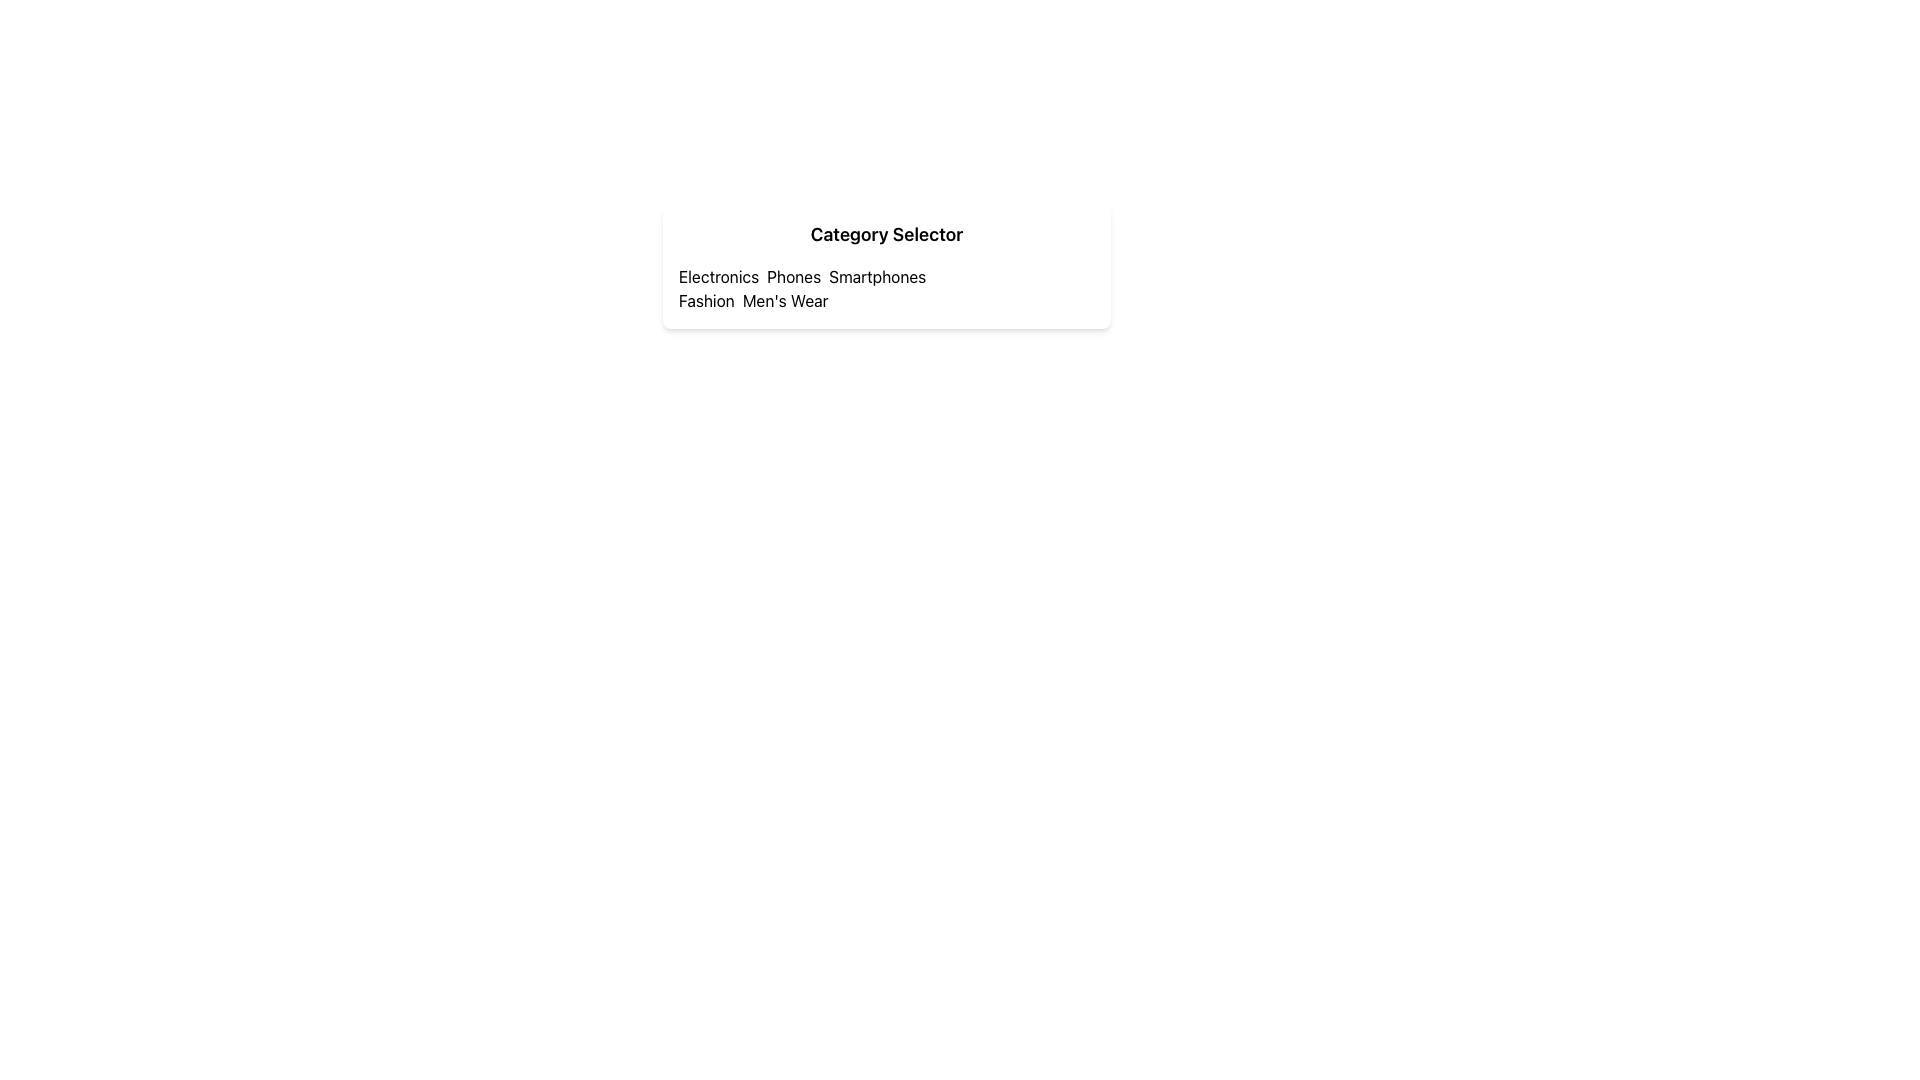 The width and height of the screenshot is (1920, 1080). What do you see at coordinates (793, 277) in the screenshot?
I see `the text label displaying 'Phones'` at bounding box center [793, 277].